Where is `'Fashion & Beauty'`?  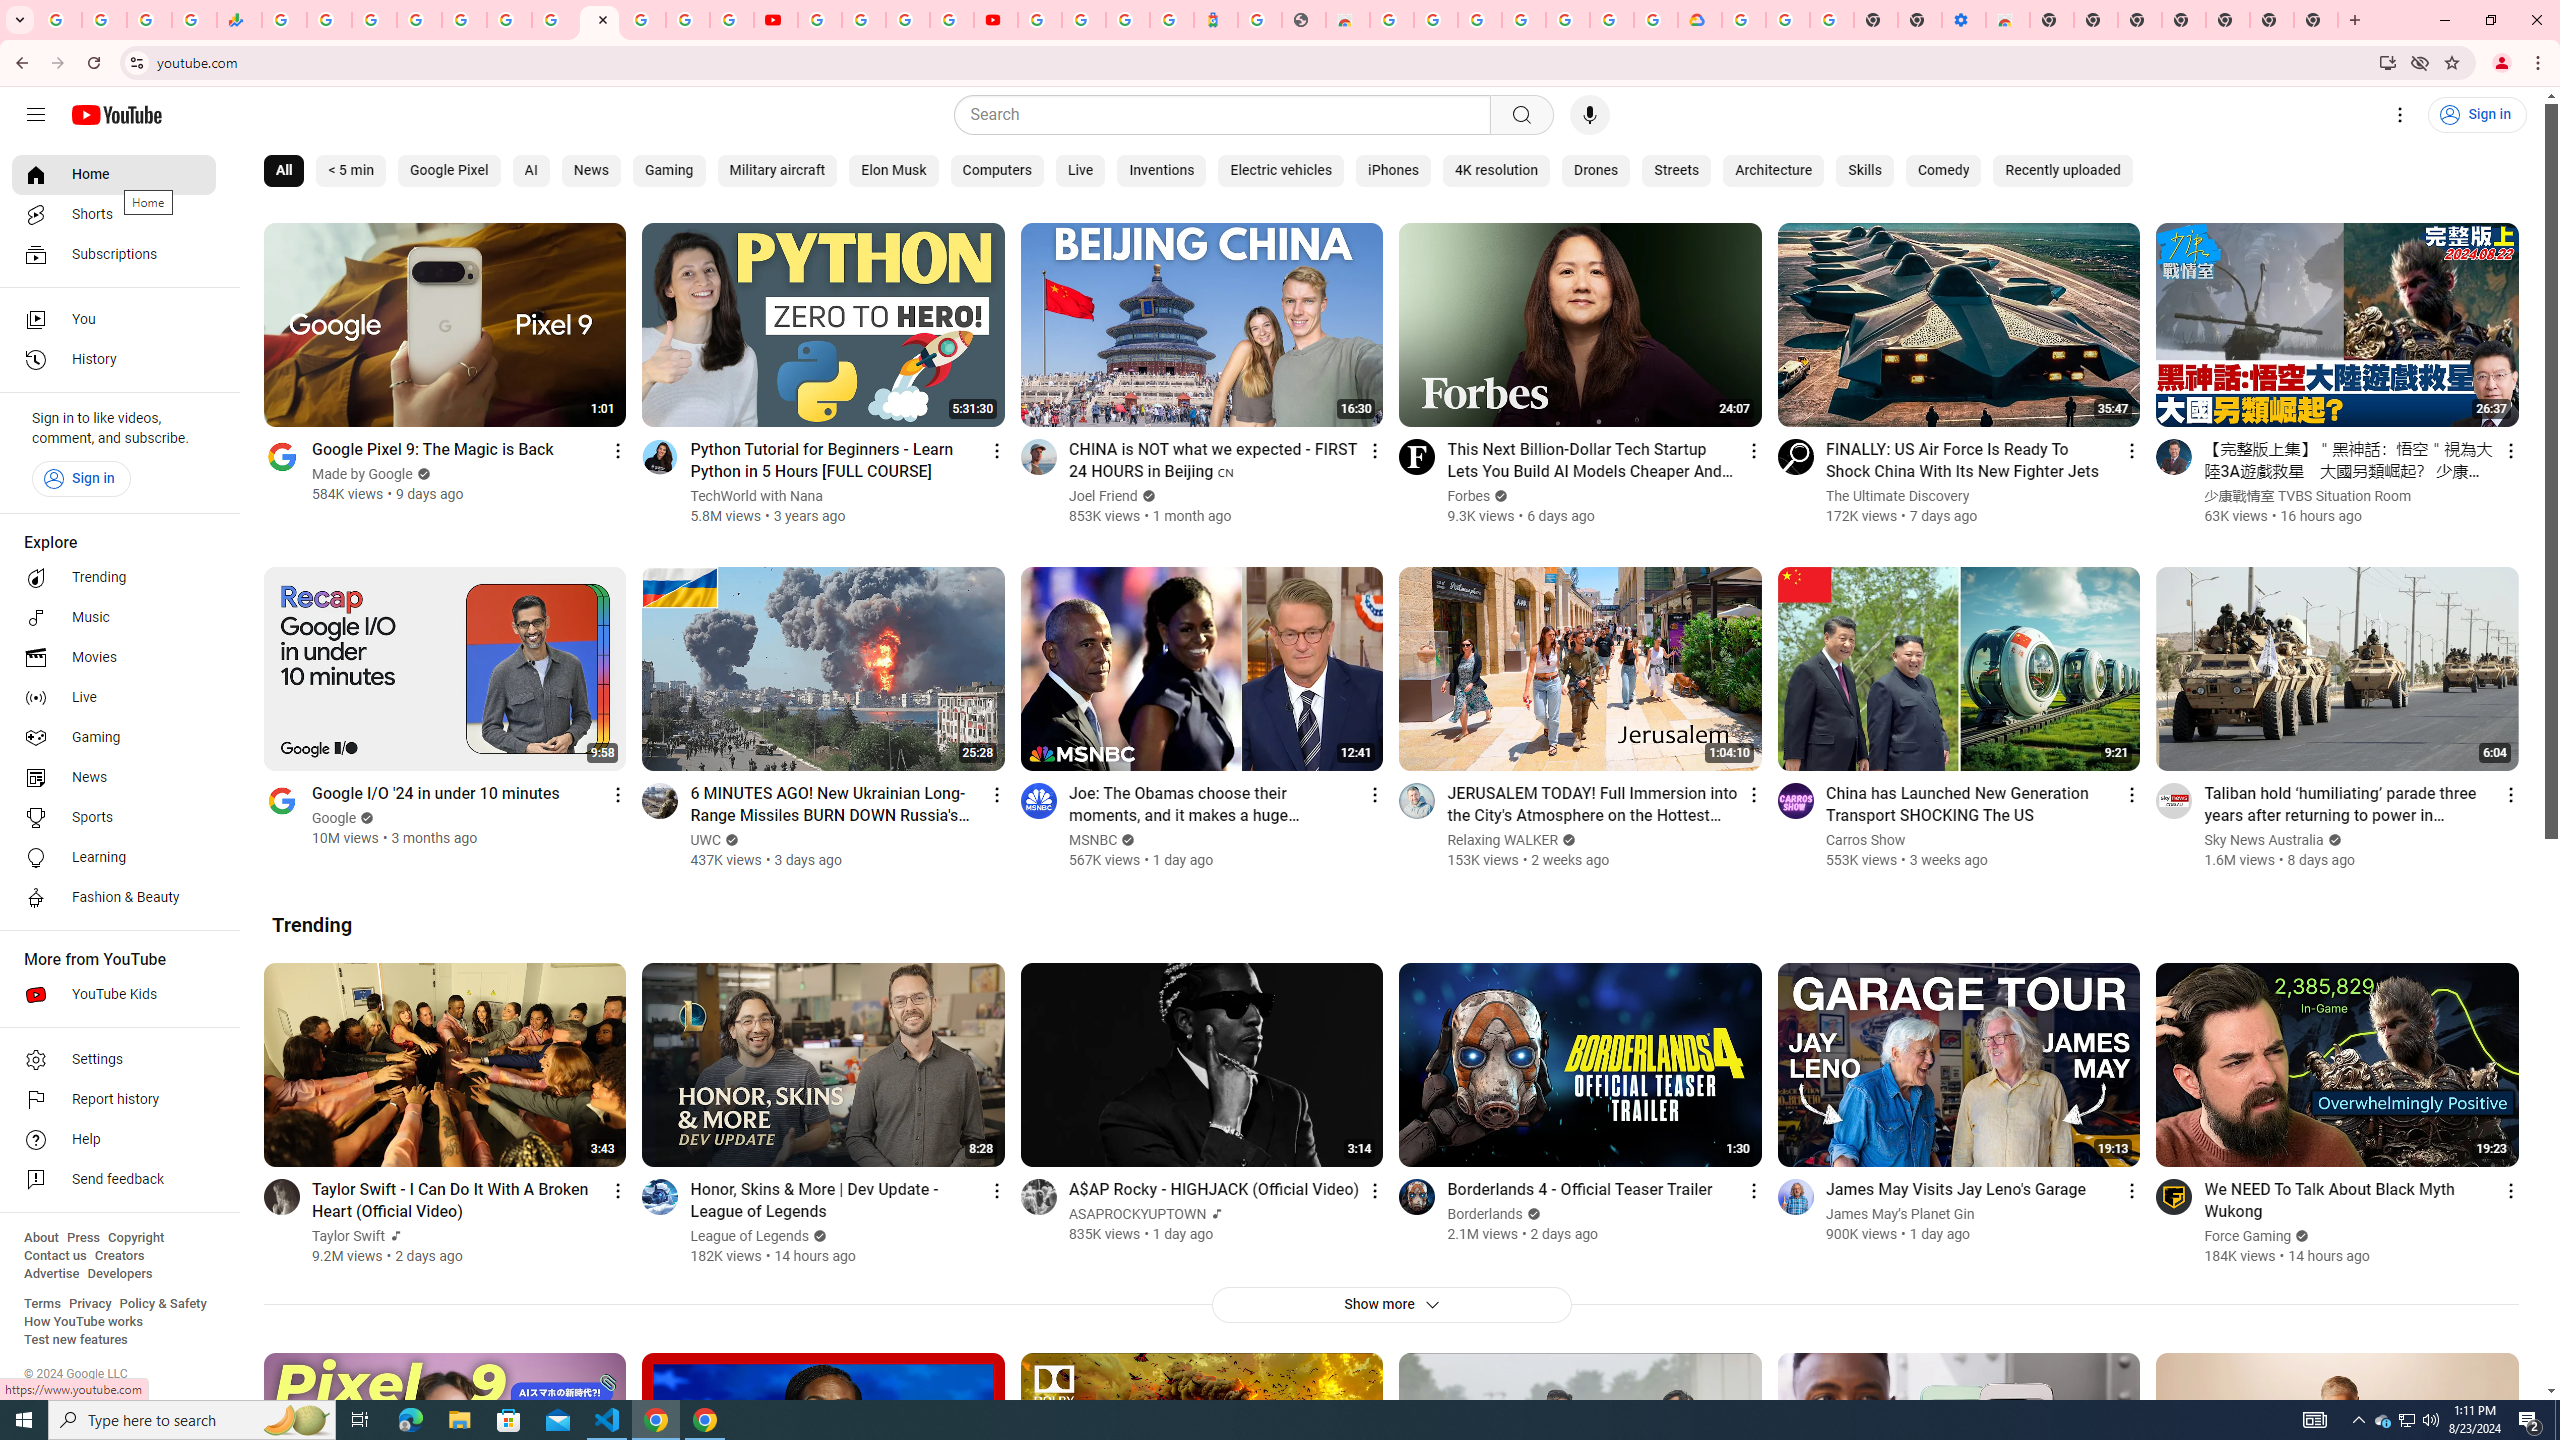
'Fashion & Beauty' is located at coordinates (113, 897).